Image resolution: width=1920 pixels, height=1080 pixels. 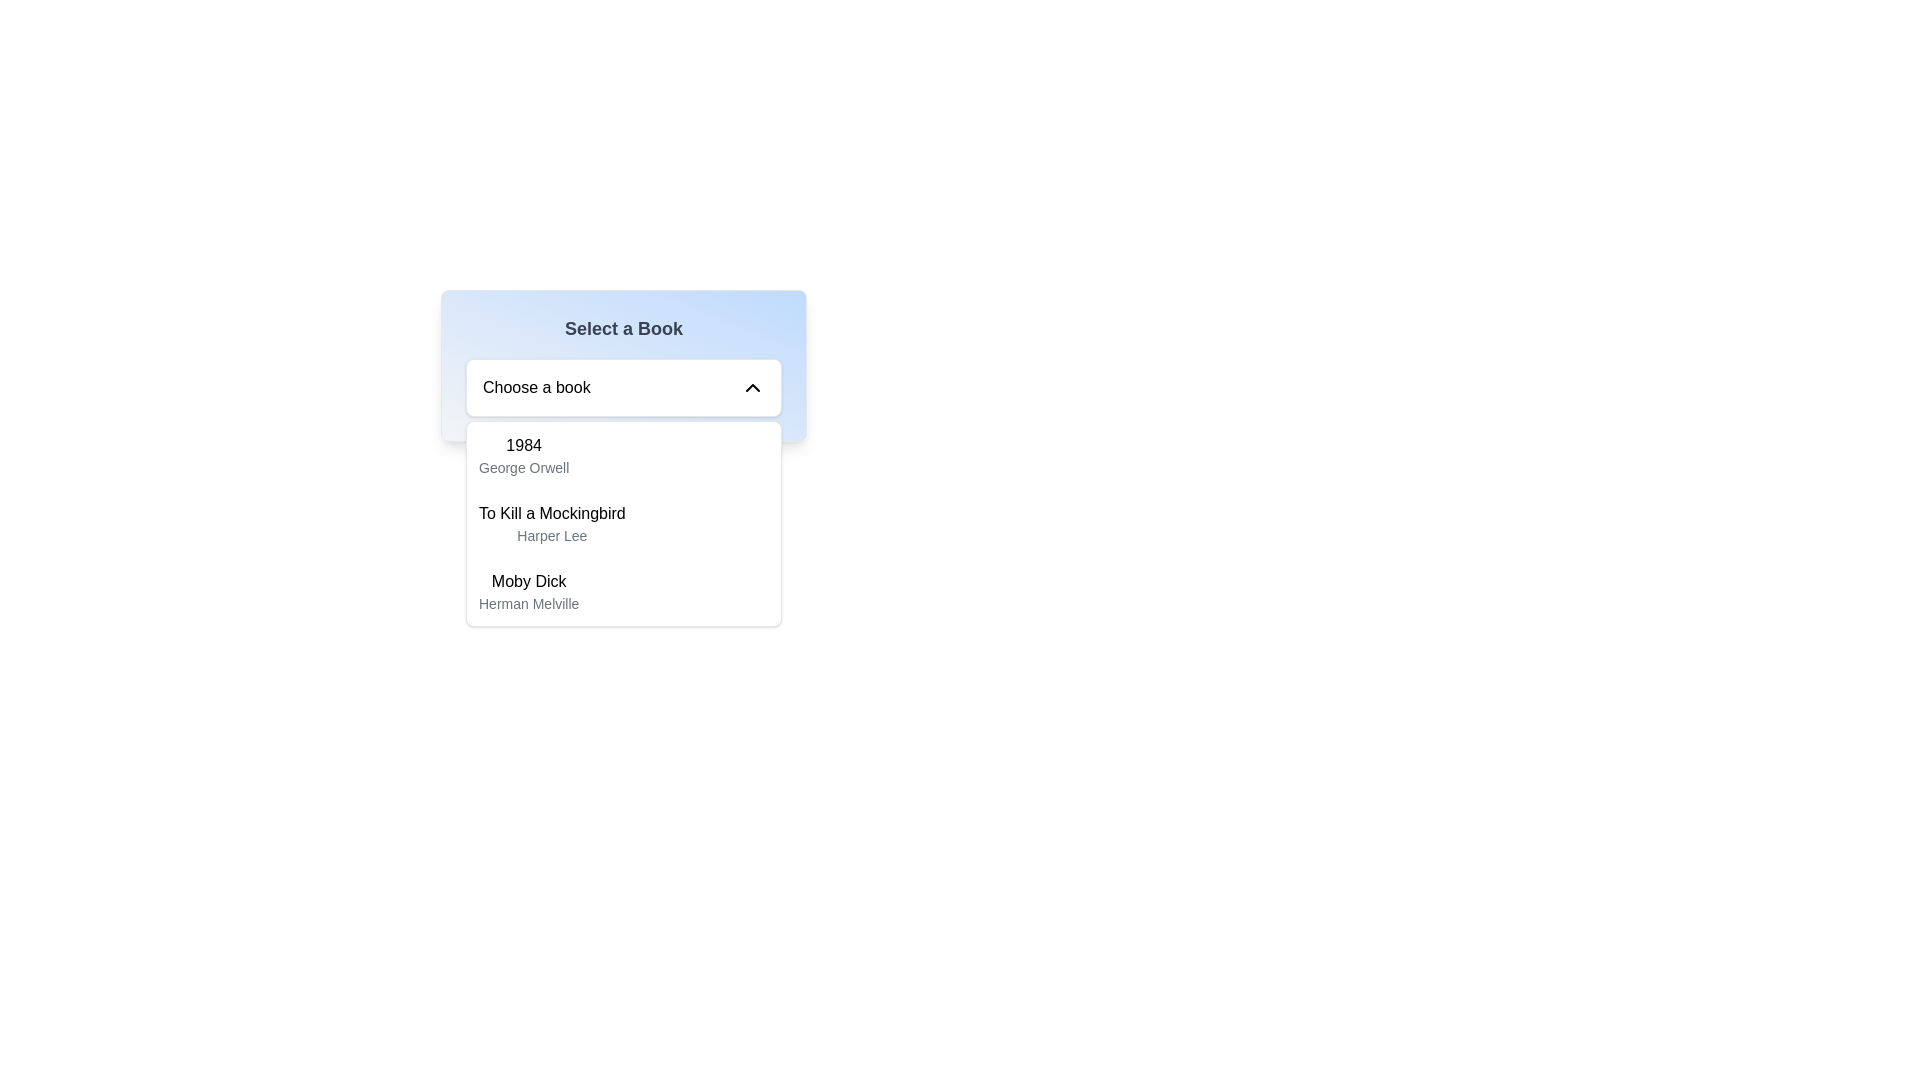 What do you see at coordinates (523, 445) in the screenshot?
I see `the text label displaying '1984' in a bold font within the dropdown menu titled 'Select a Book'` at bounding box center [523, 445].